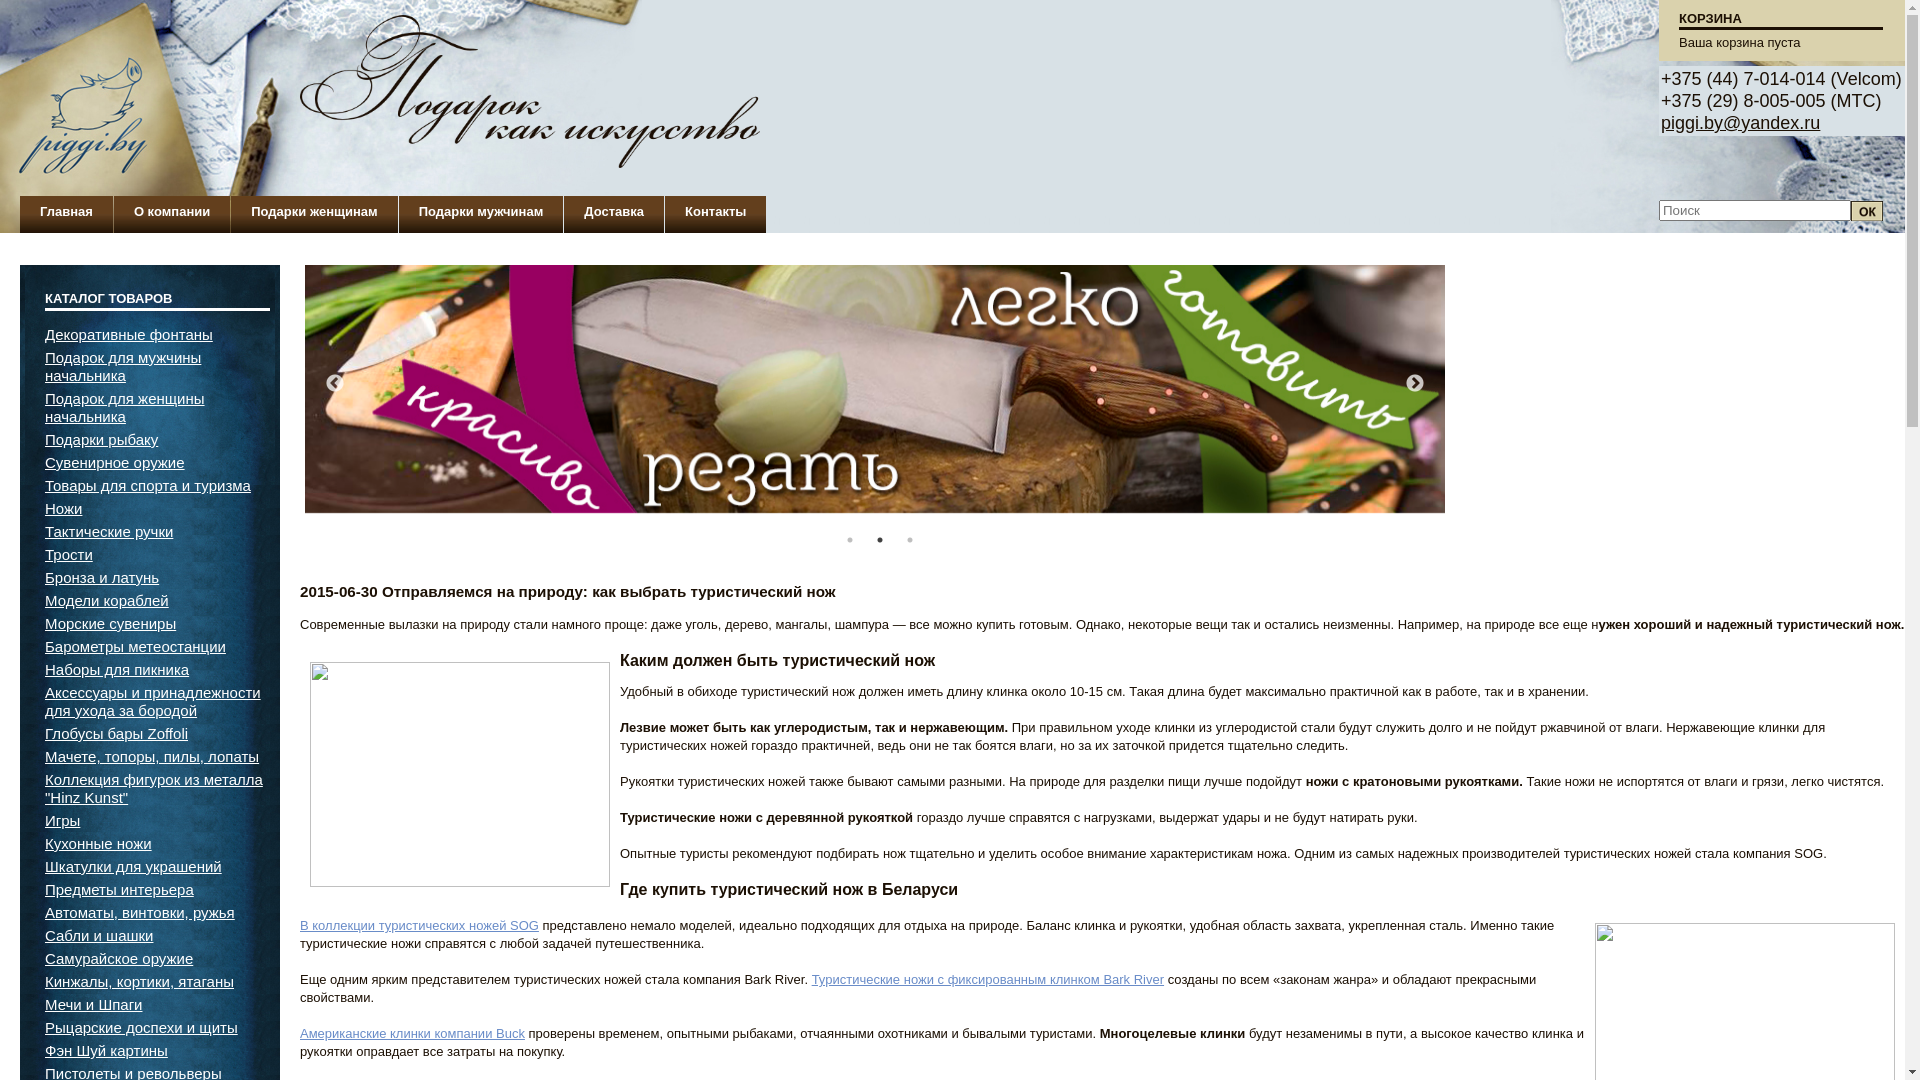 This screenshot has width=1920, height=1080. Describe the element at coordinates (1414, 384) in the screenshot. I see `'Next'` at that location.